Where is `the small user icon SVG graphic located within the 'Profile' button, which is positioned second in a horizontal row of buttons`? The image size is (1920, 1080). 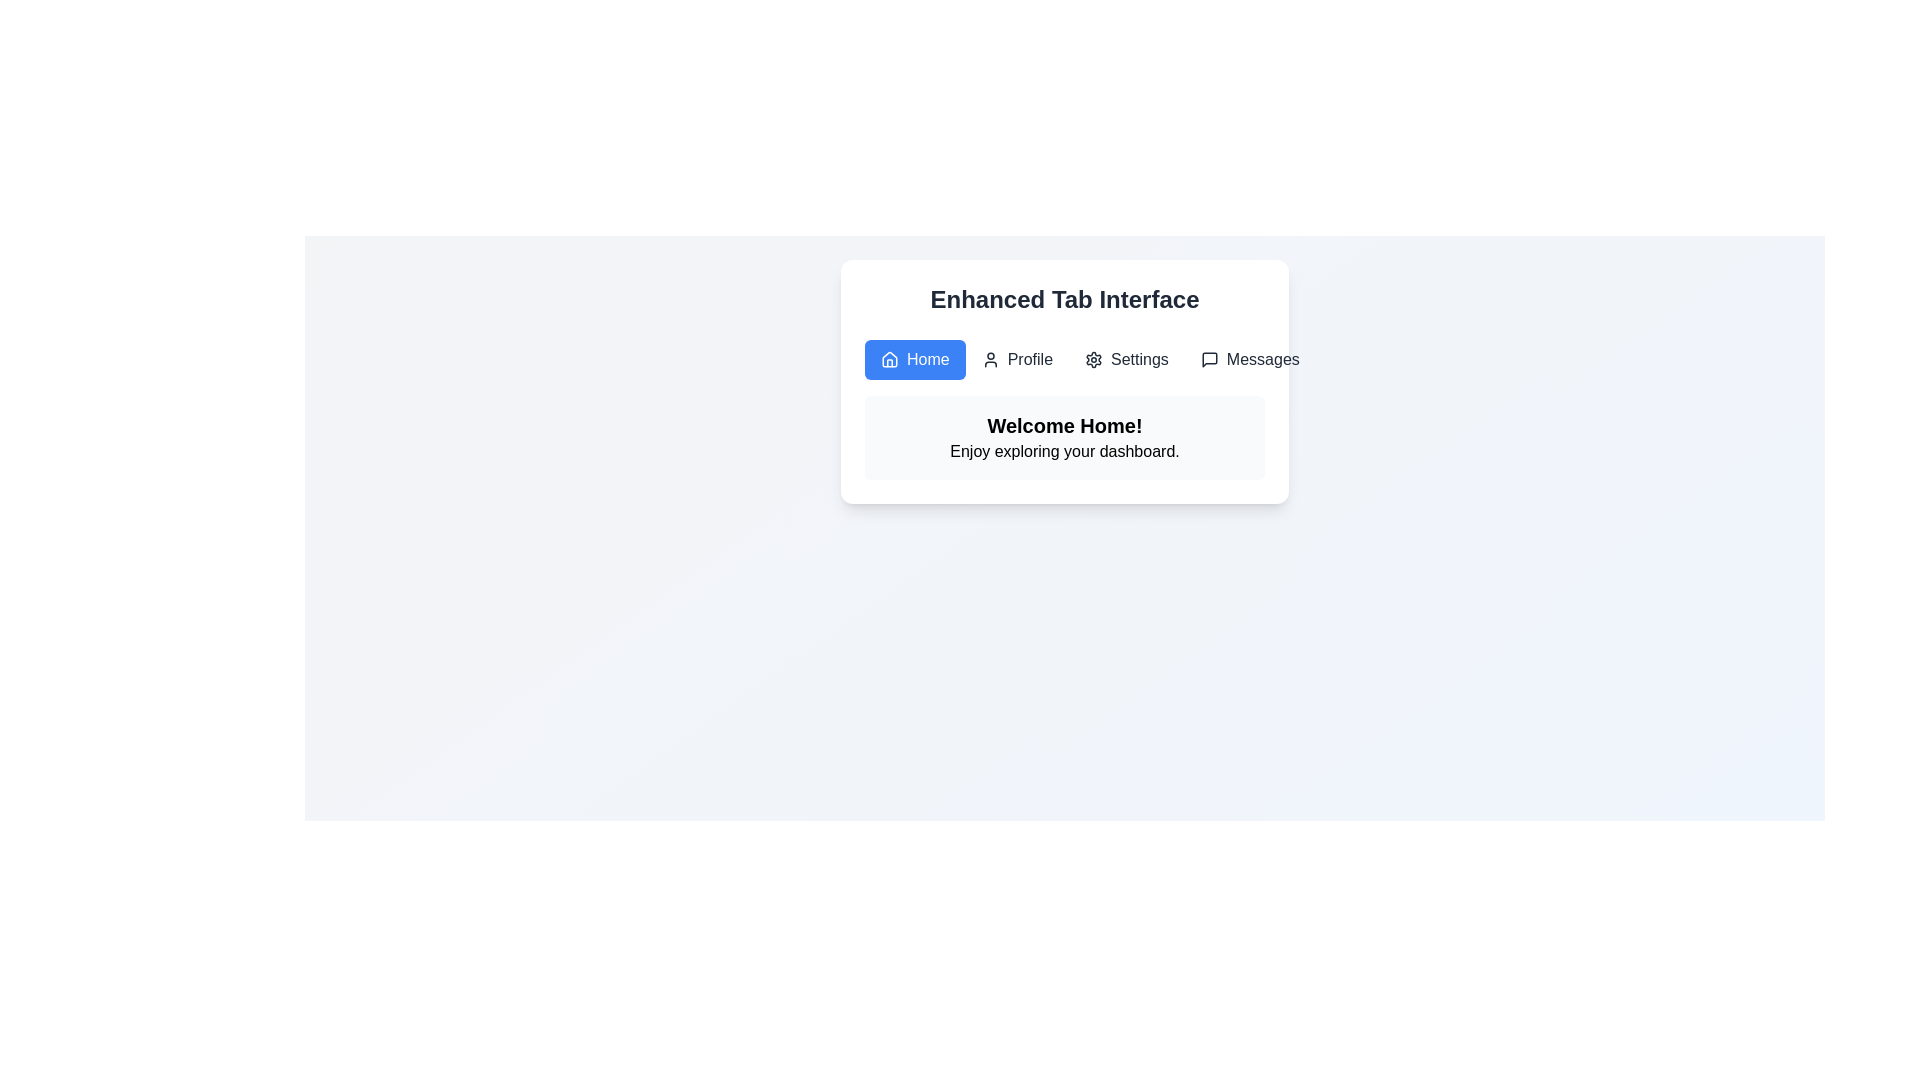
the small user icon SVG graphic located within the 'Profile' button, which is positioned second in a horizontal row of buttons is located at coordinates (990, 358).